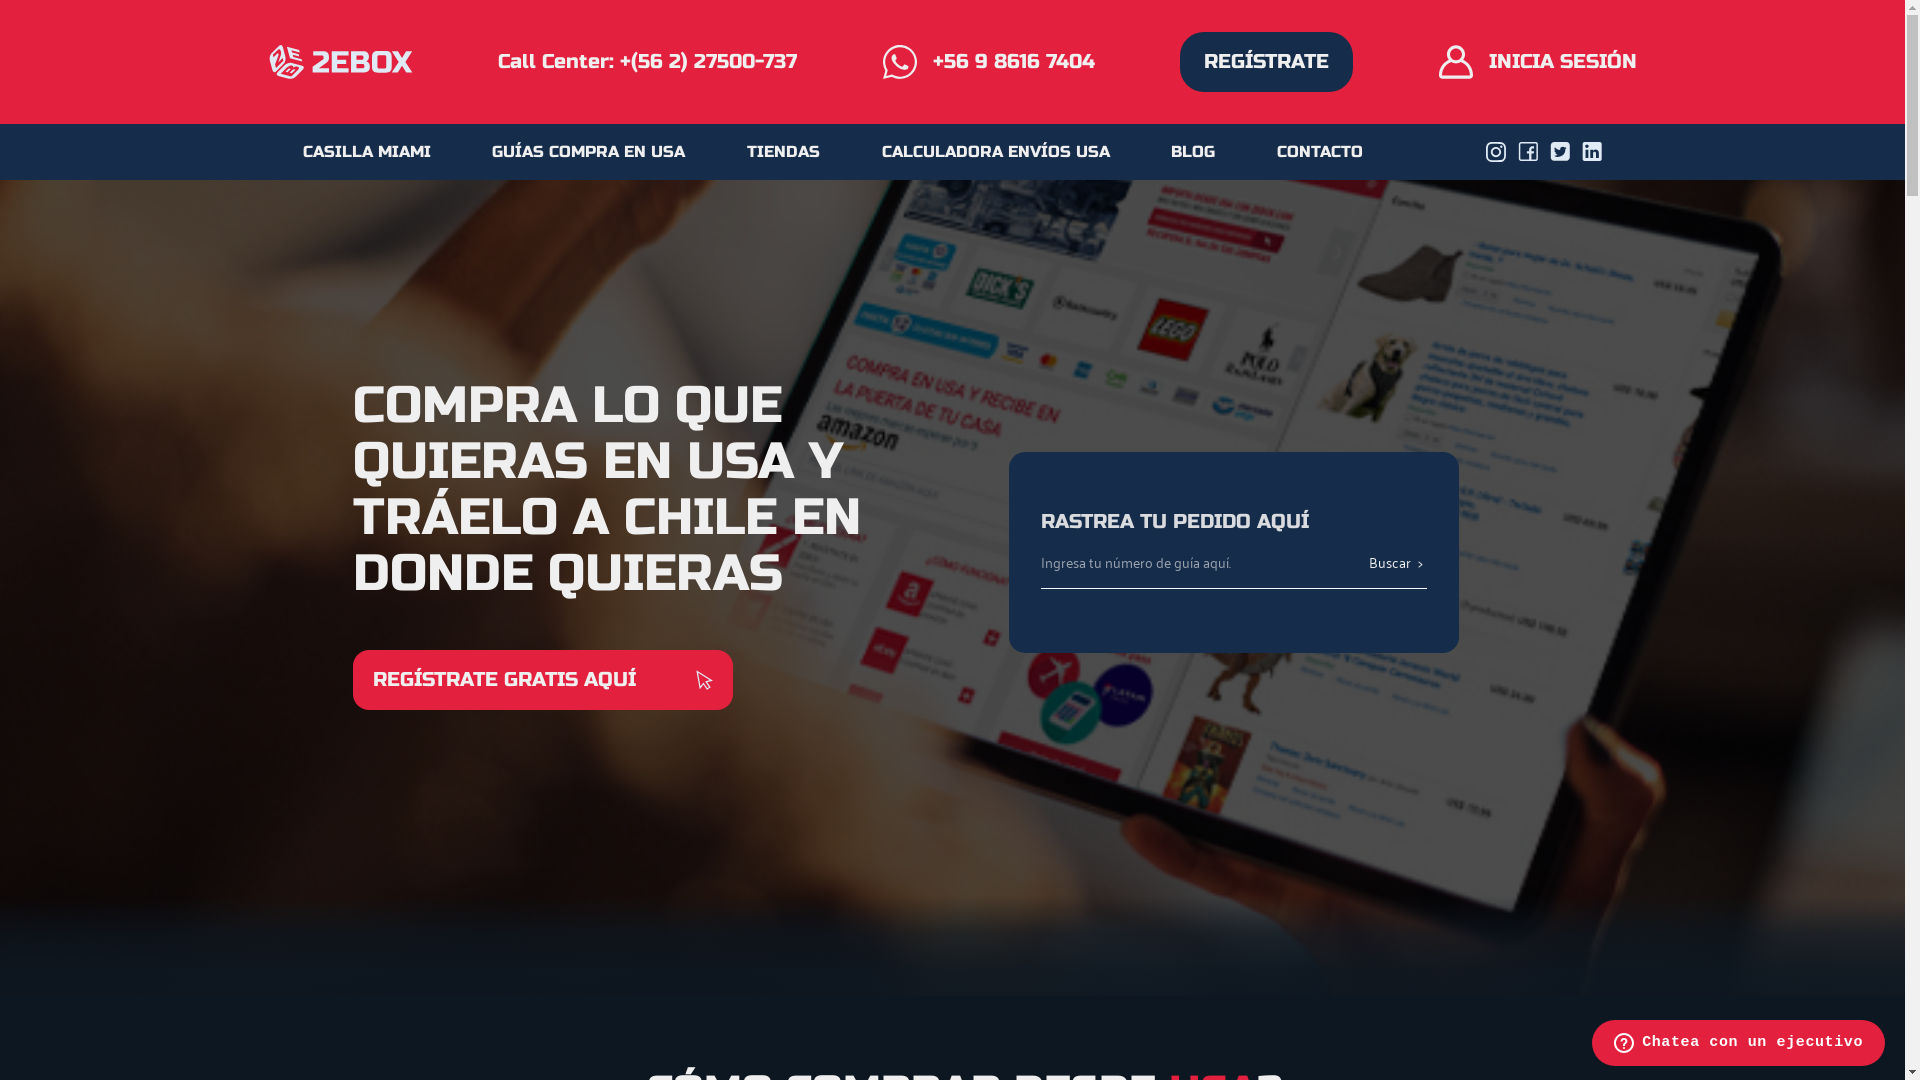  Describe the element at coordinates (1526, 150) in the screenshot. I see `'facebook'` at that location.